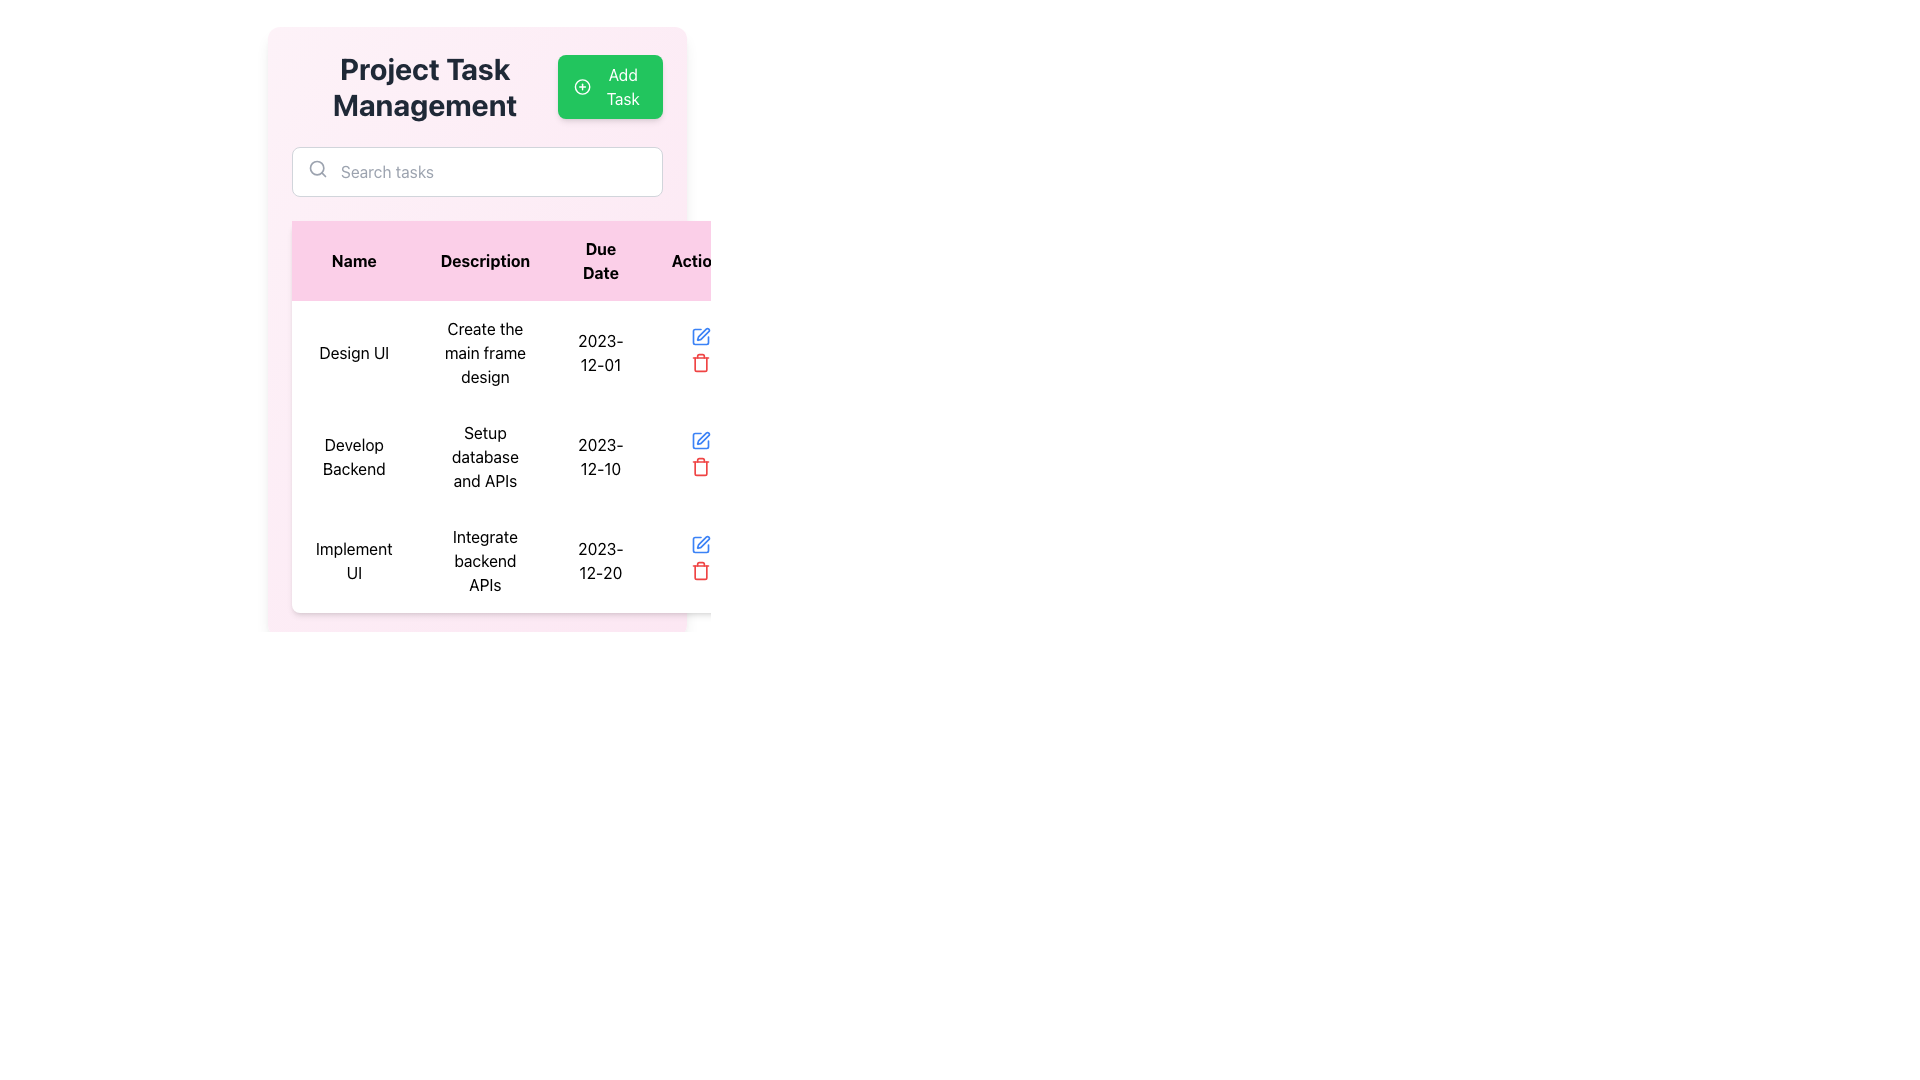 Image resolution: width=1920 pixels, height=1080 pixels. I want to click on the text label for the 'Implement UI' task located in the third row of the table under the 'Name' column, so click(354, 560).